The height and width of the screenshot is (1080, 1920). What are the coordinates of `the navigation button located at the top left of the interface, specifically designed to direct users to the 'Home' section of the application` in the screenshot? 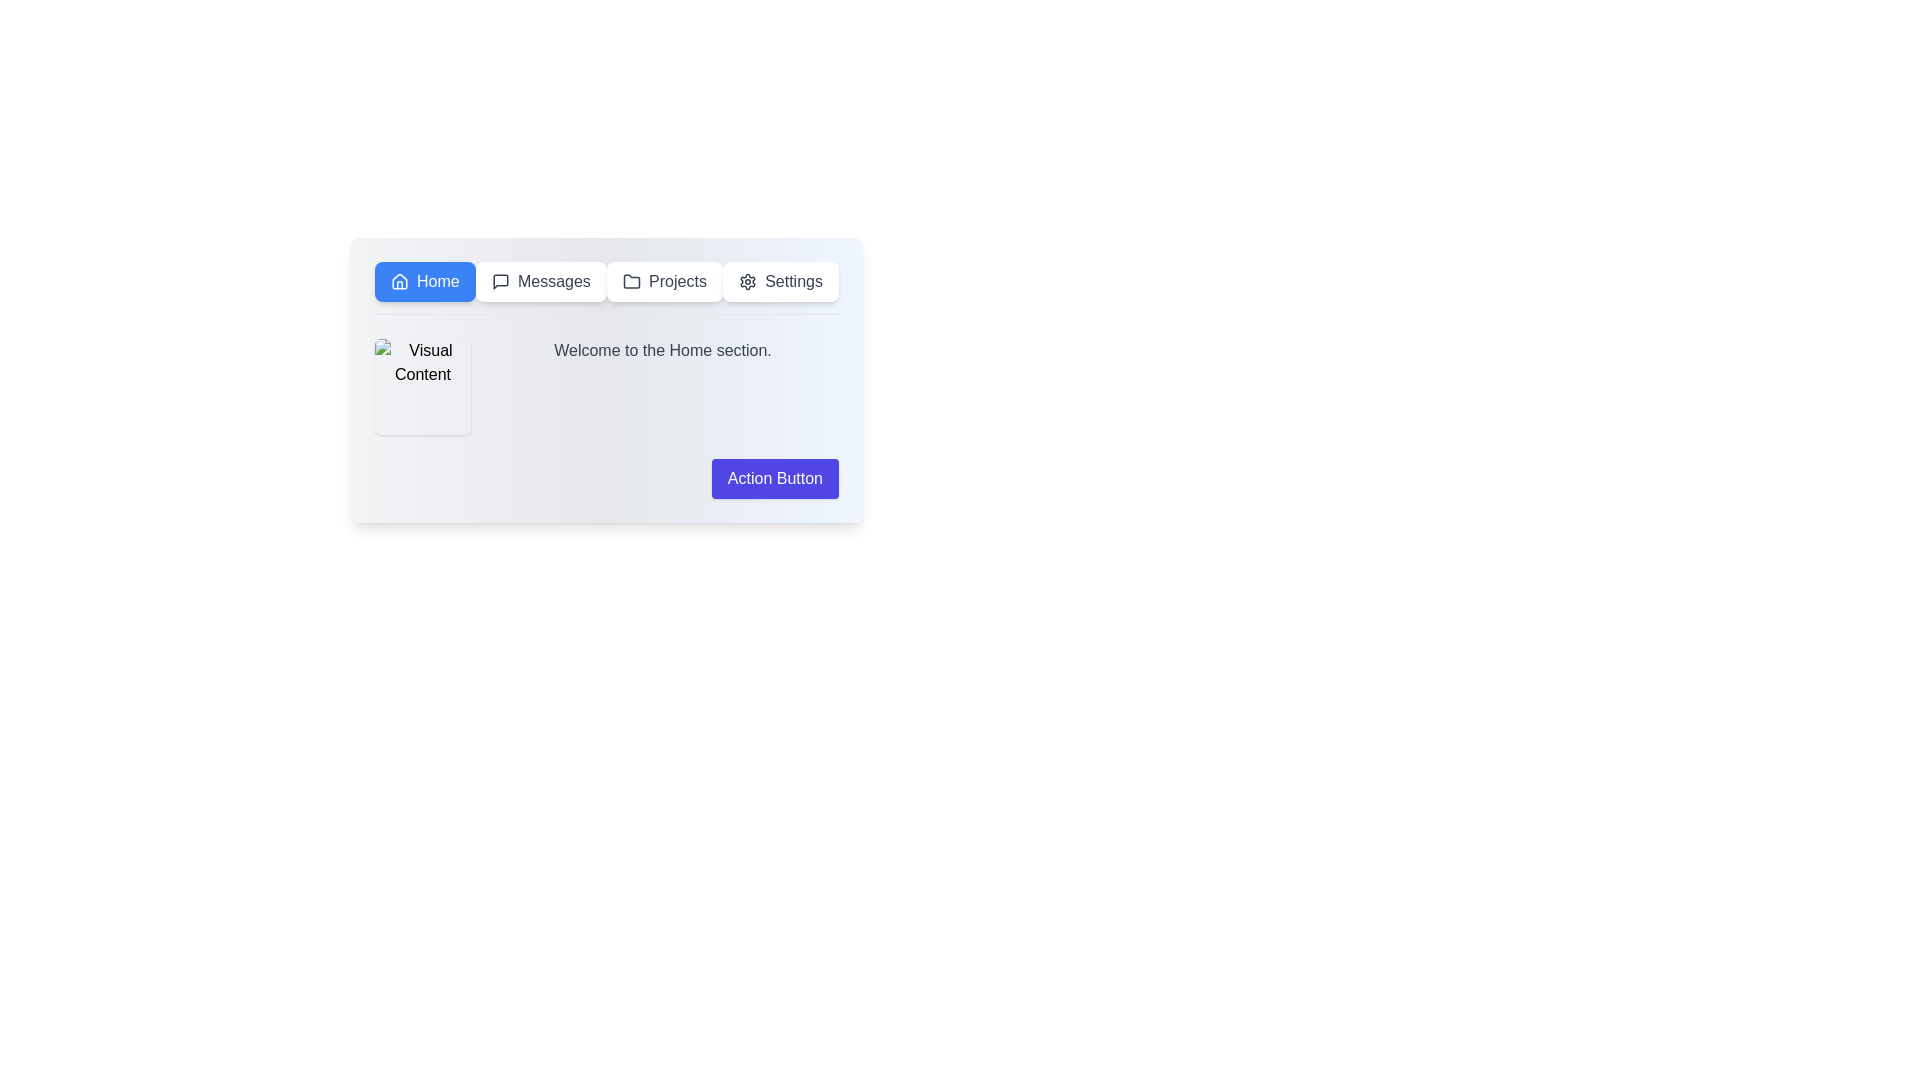 It's located at (424, 281).